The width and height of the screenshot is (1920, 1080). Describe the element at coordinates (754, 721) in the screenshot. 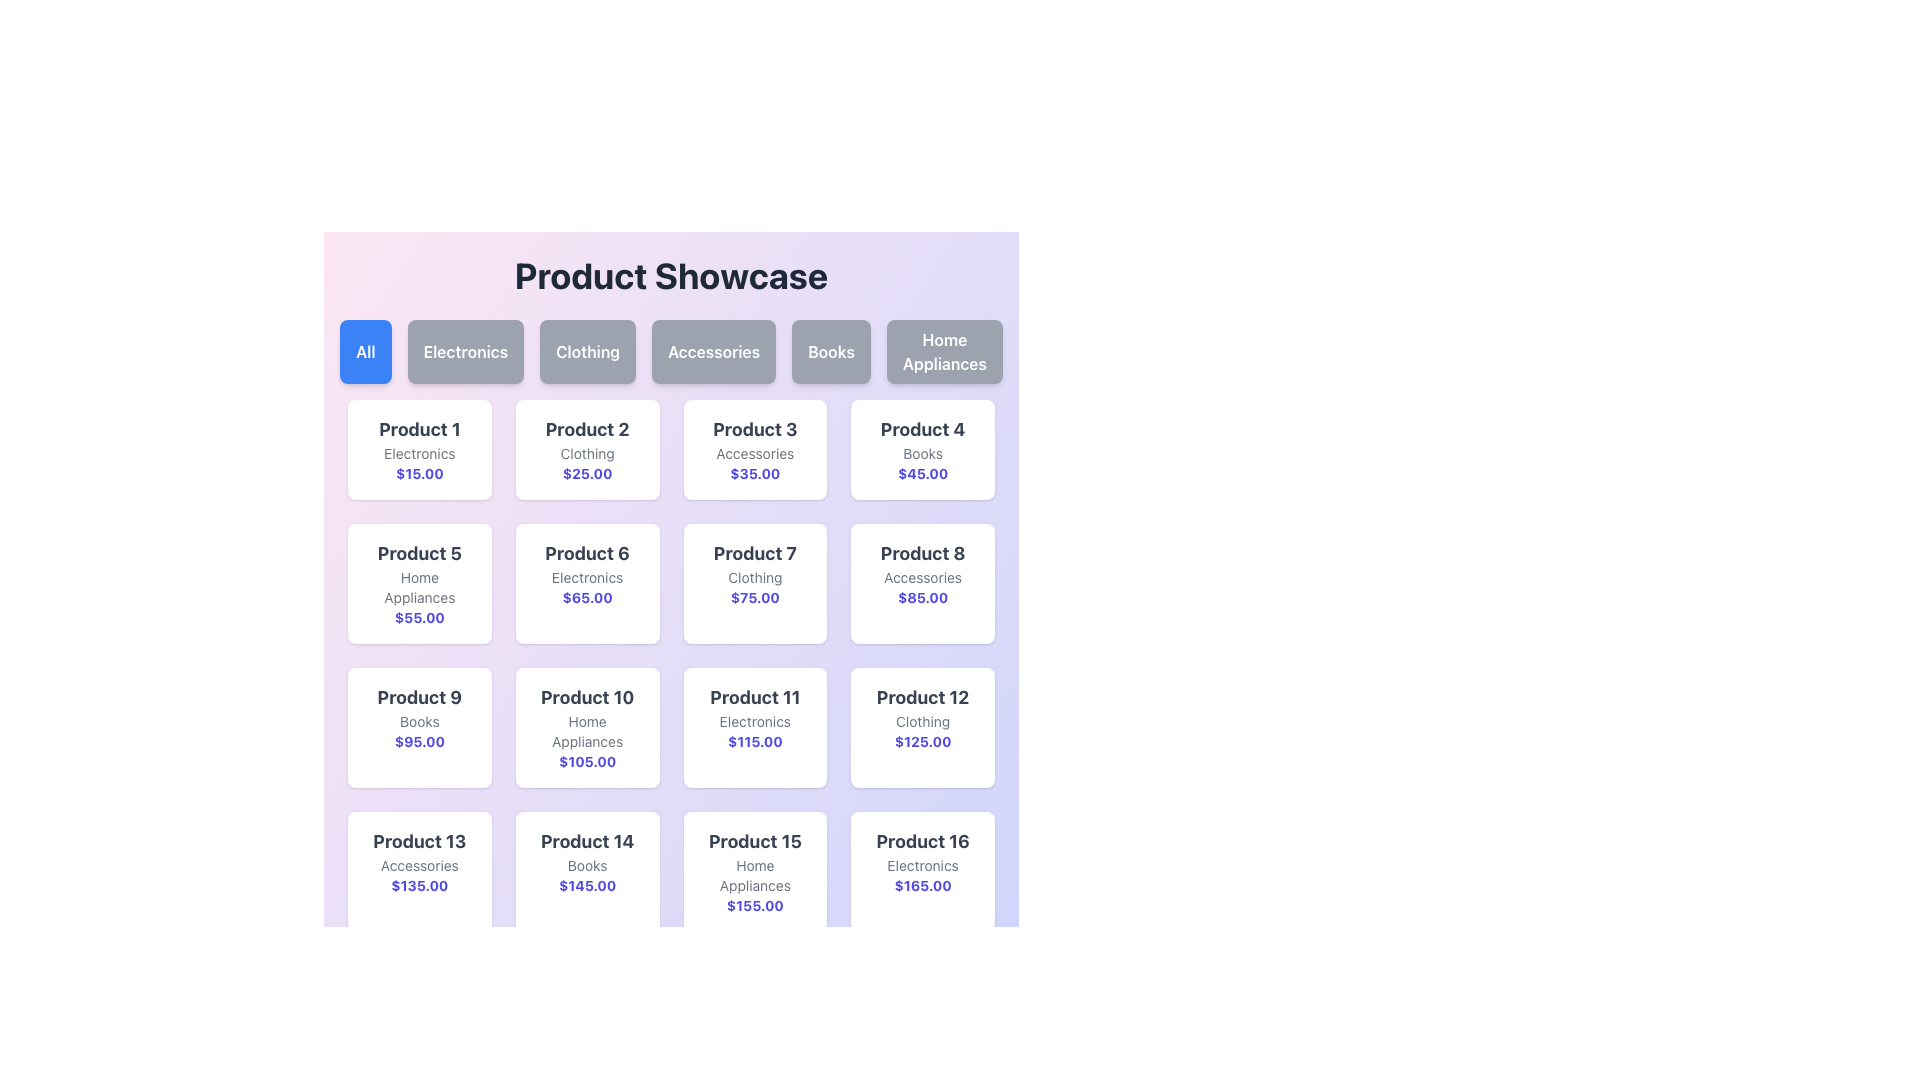

I see `the text label that identifies the category of 'Product 11' as 'Electronics', located in the third row and third column of the grid layout, directly below its title and above the price` at that location.